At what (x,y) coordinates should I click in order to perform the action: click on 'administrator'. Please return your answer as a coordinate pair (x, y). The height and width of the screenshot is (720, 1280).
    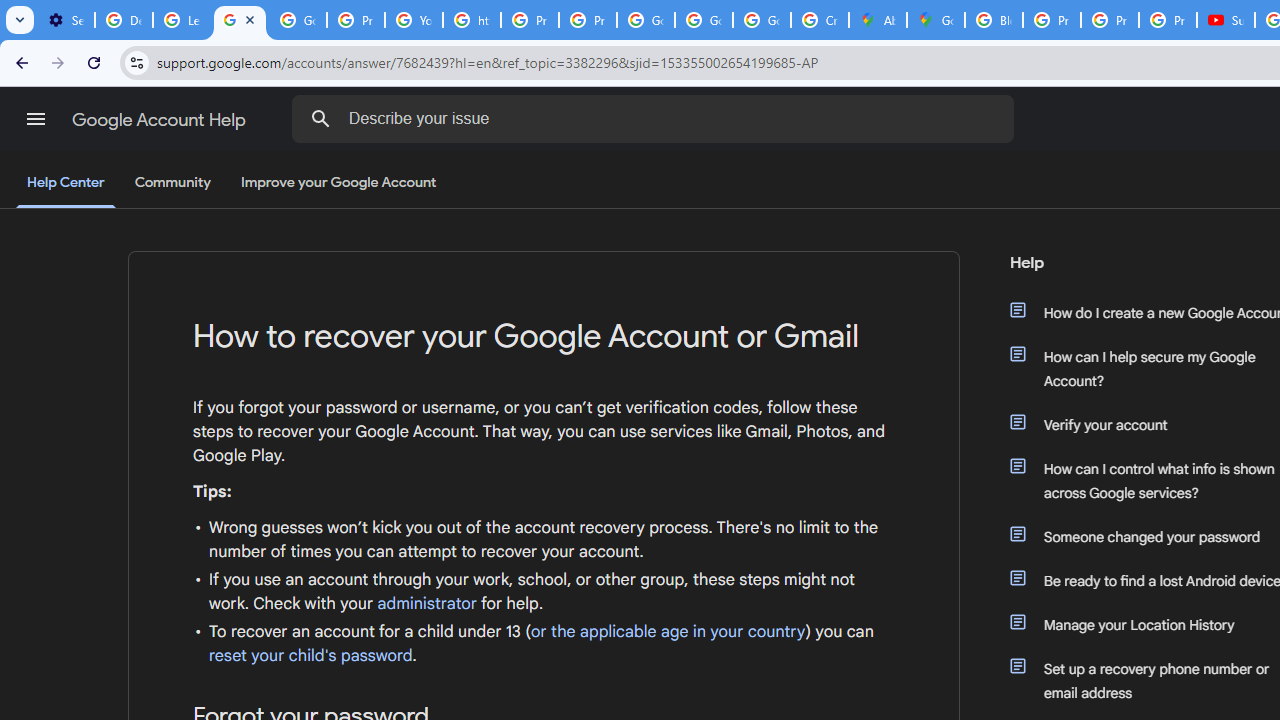
    Looking at the image, I should click on (426, 603).